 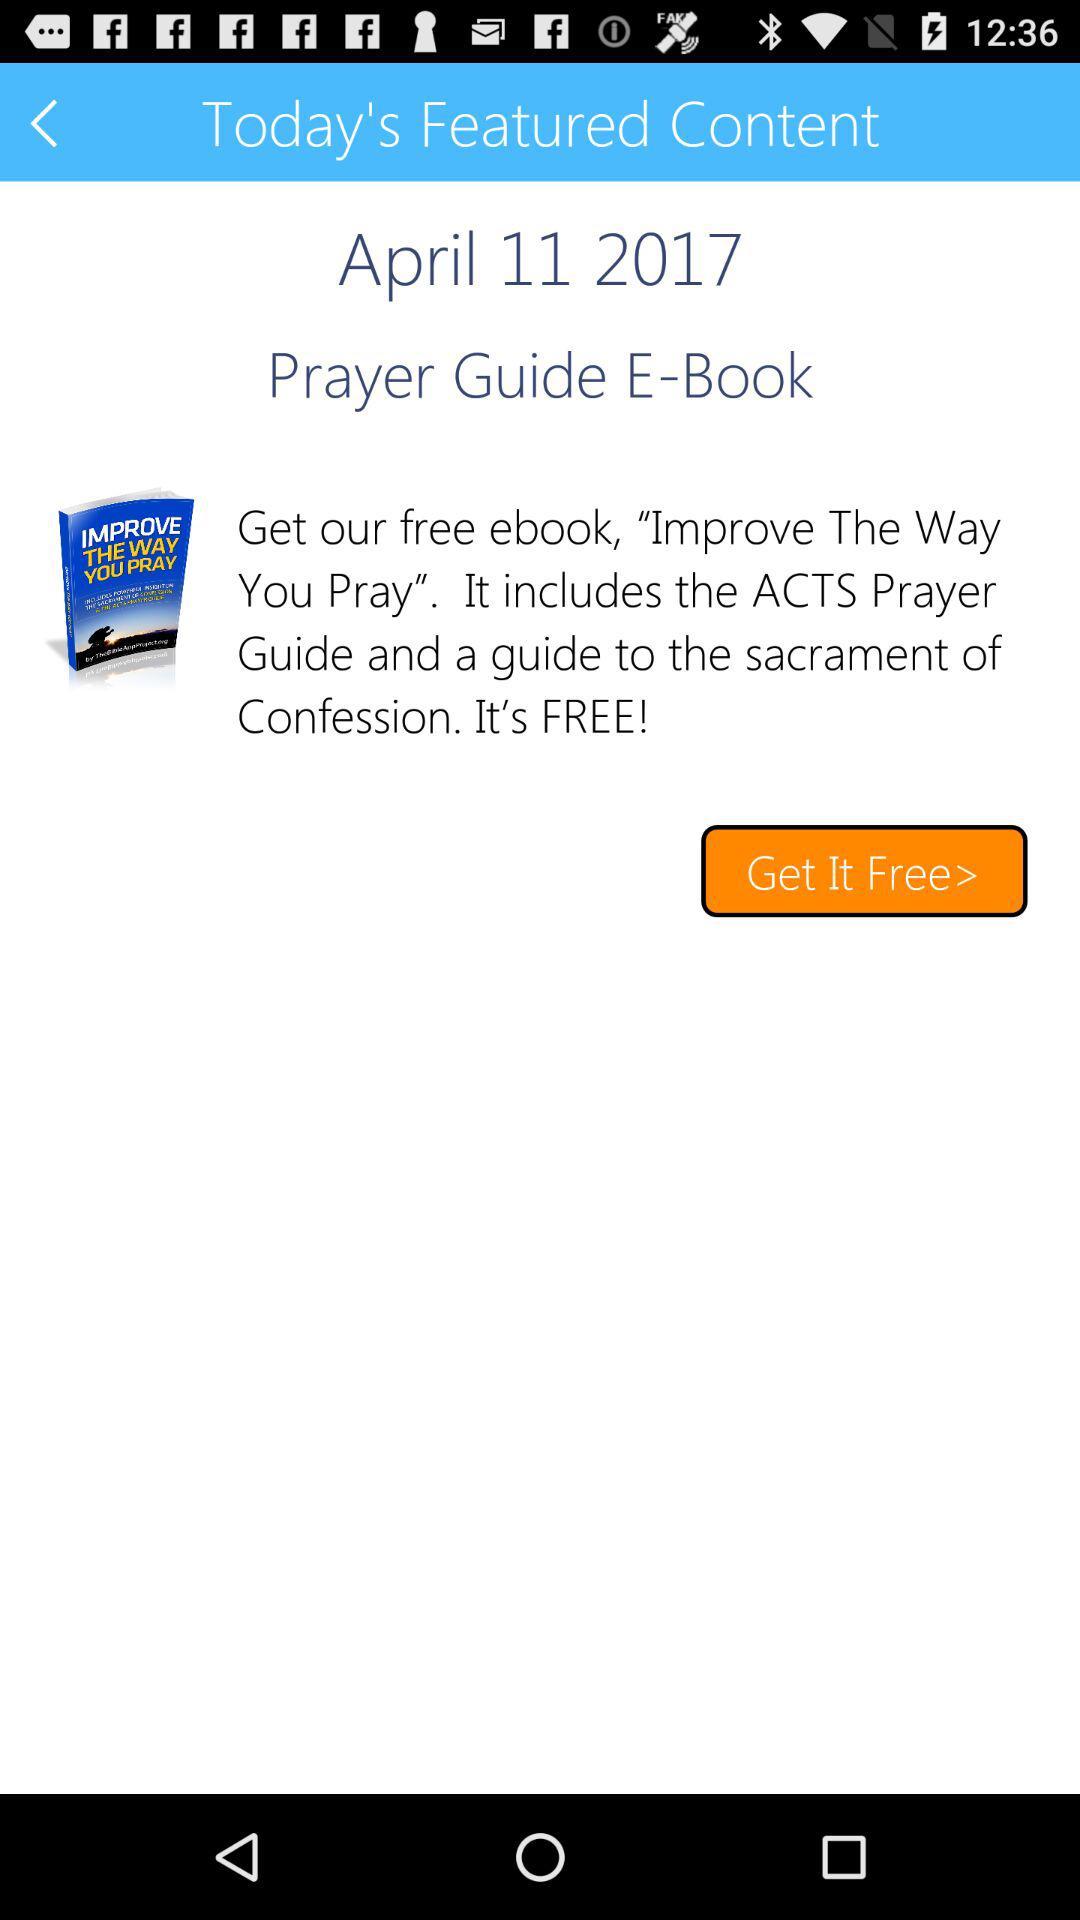 I want to click on go previous, so click(x=45, y=121).